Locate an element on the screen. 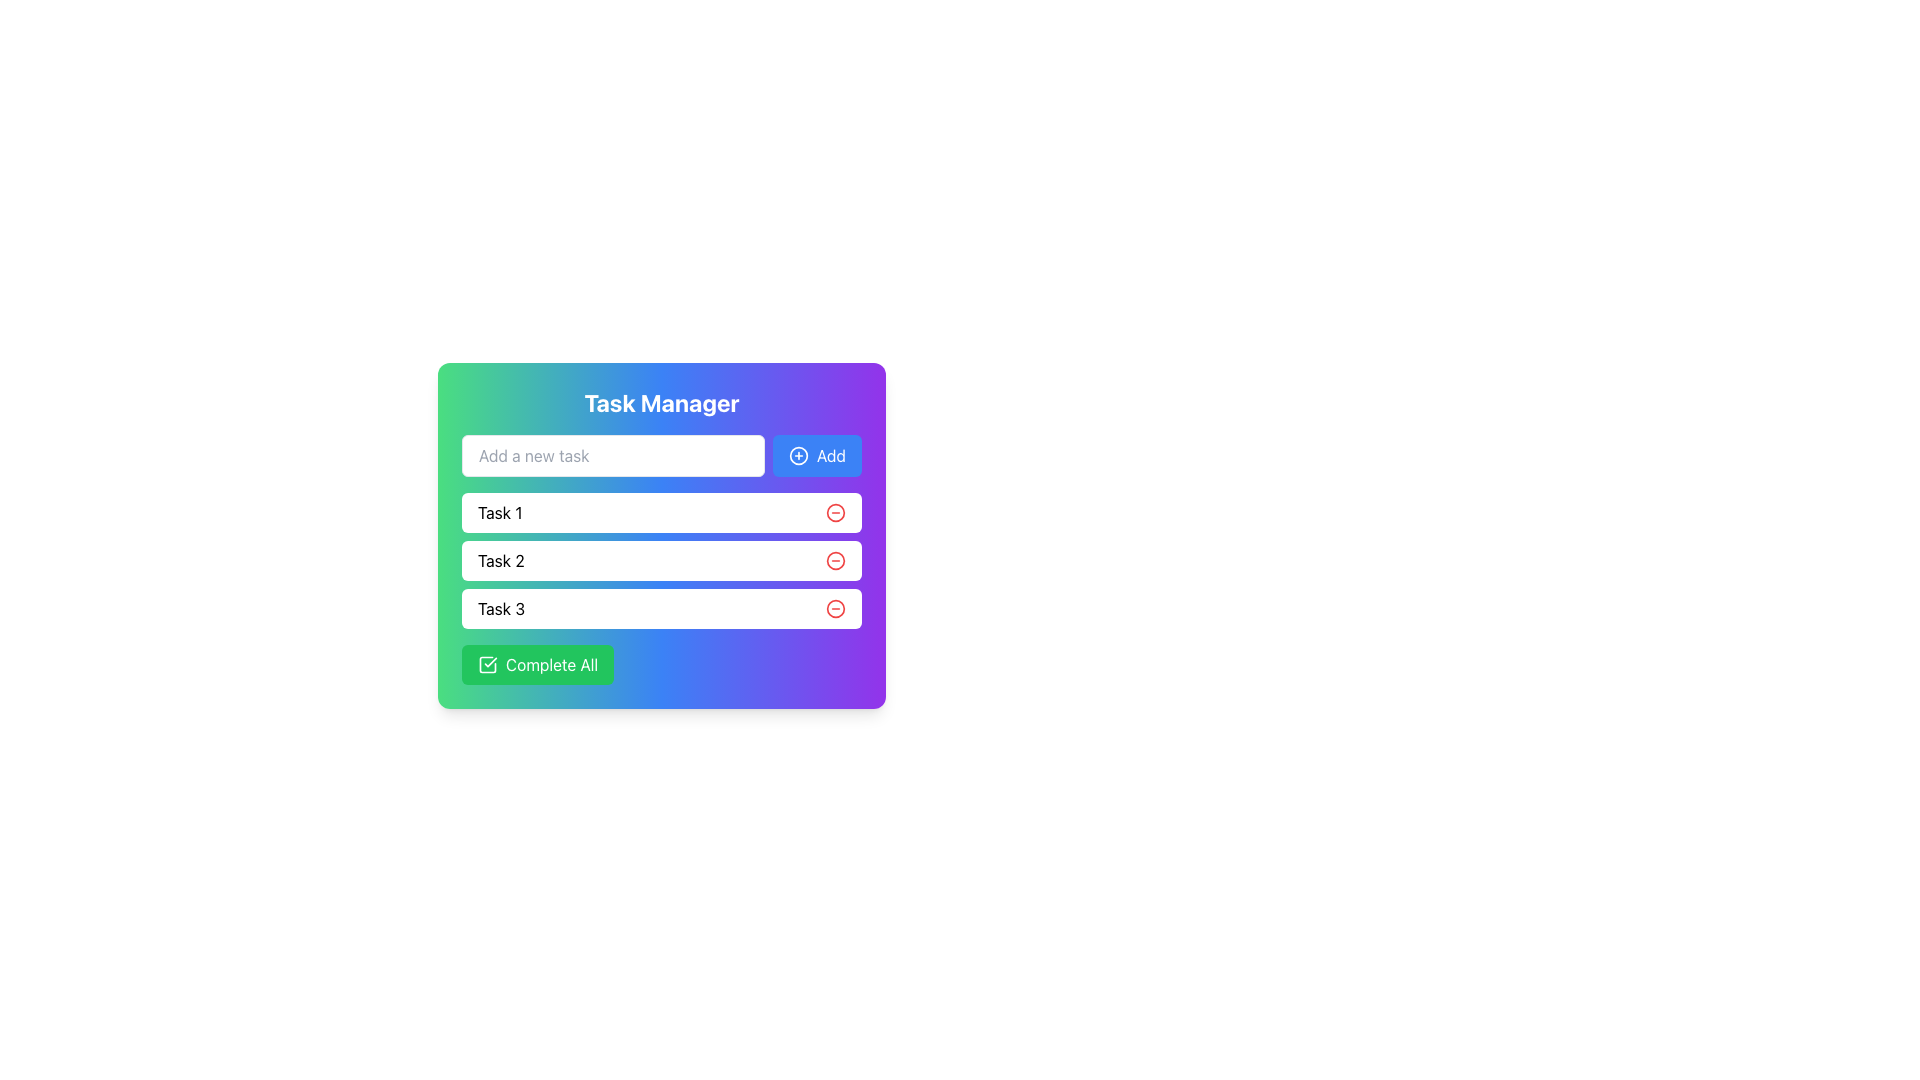 The image size is (1920, 1080). the SVG Circle element used for deleting 'Task 1' is located at coordinates (835, 511).